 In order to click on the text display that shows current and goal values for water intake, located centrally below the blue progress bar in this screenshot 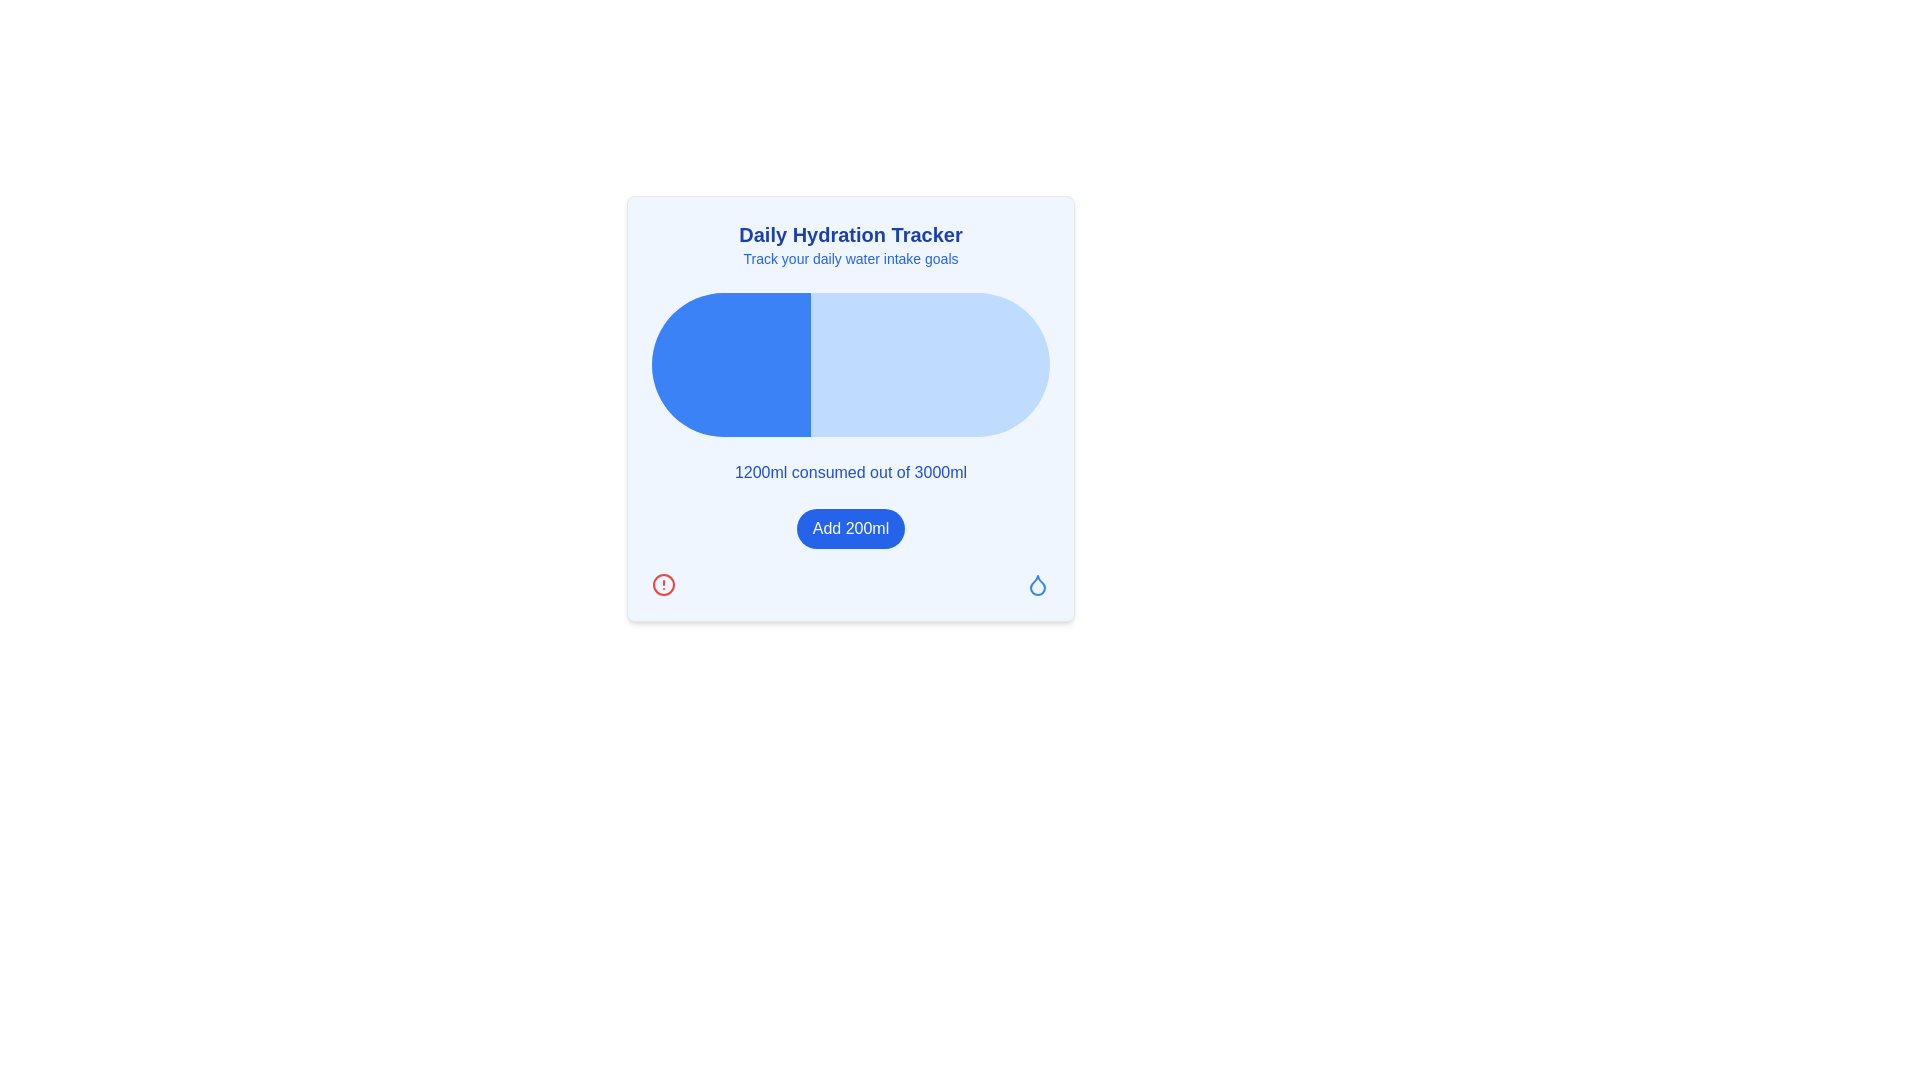, I will do `click(850, 473)`.